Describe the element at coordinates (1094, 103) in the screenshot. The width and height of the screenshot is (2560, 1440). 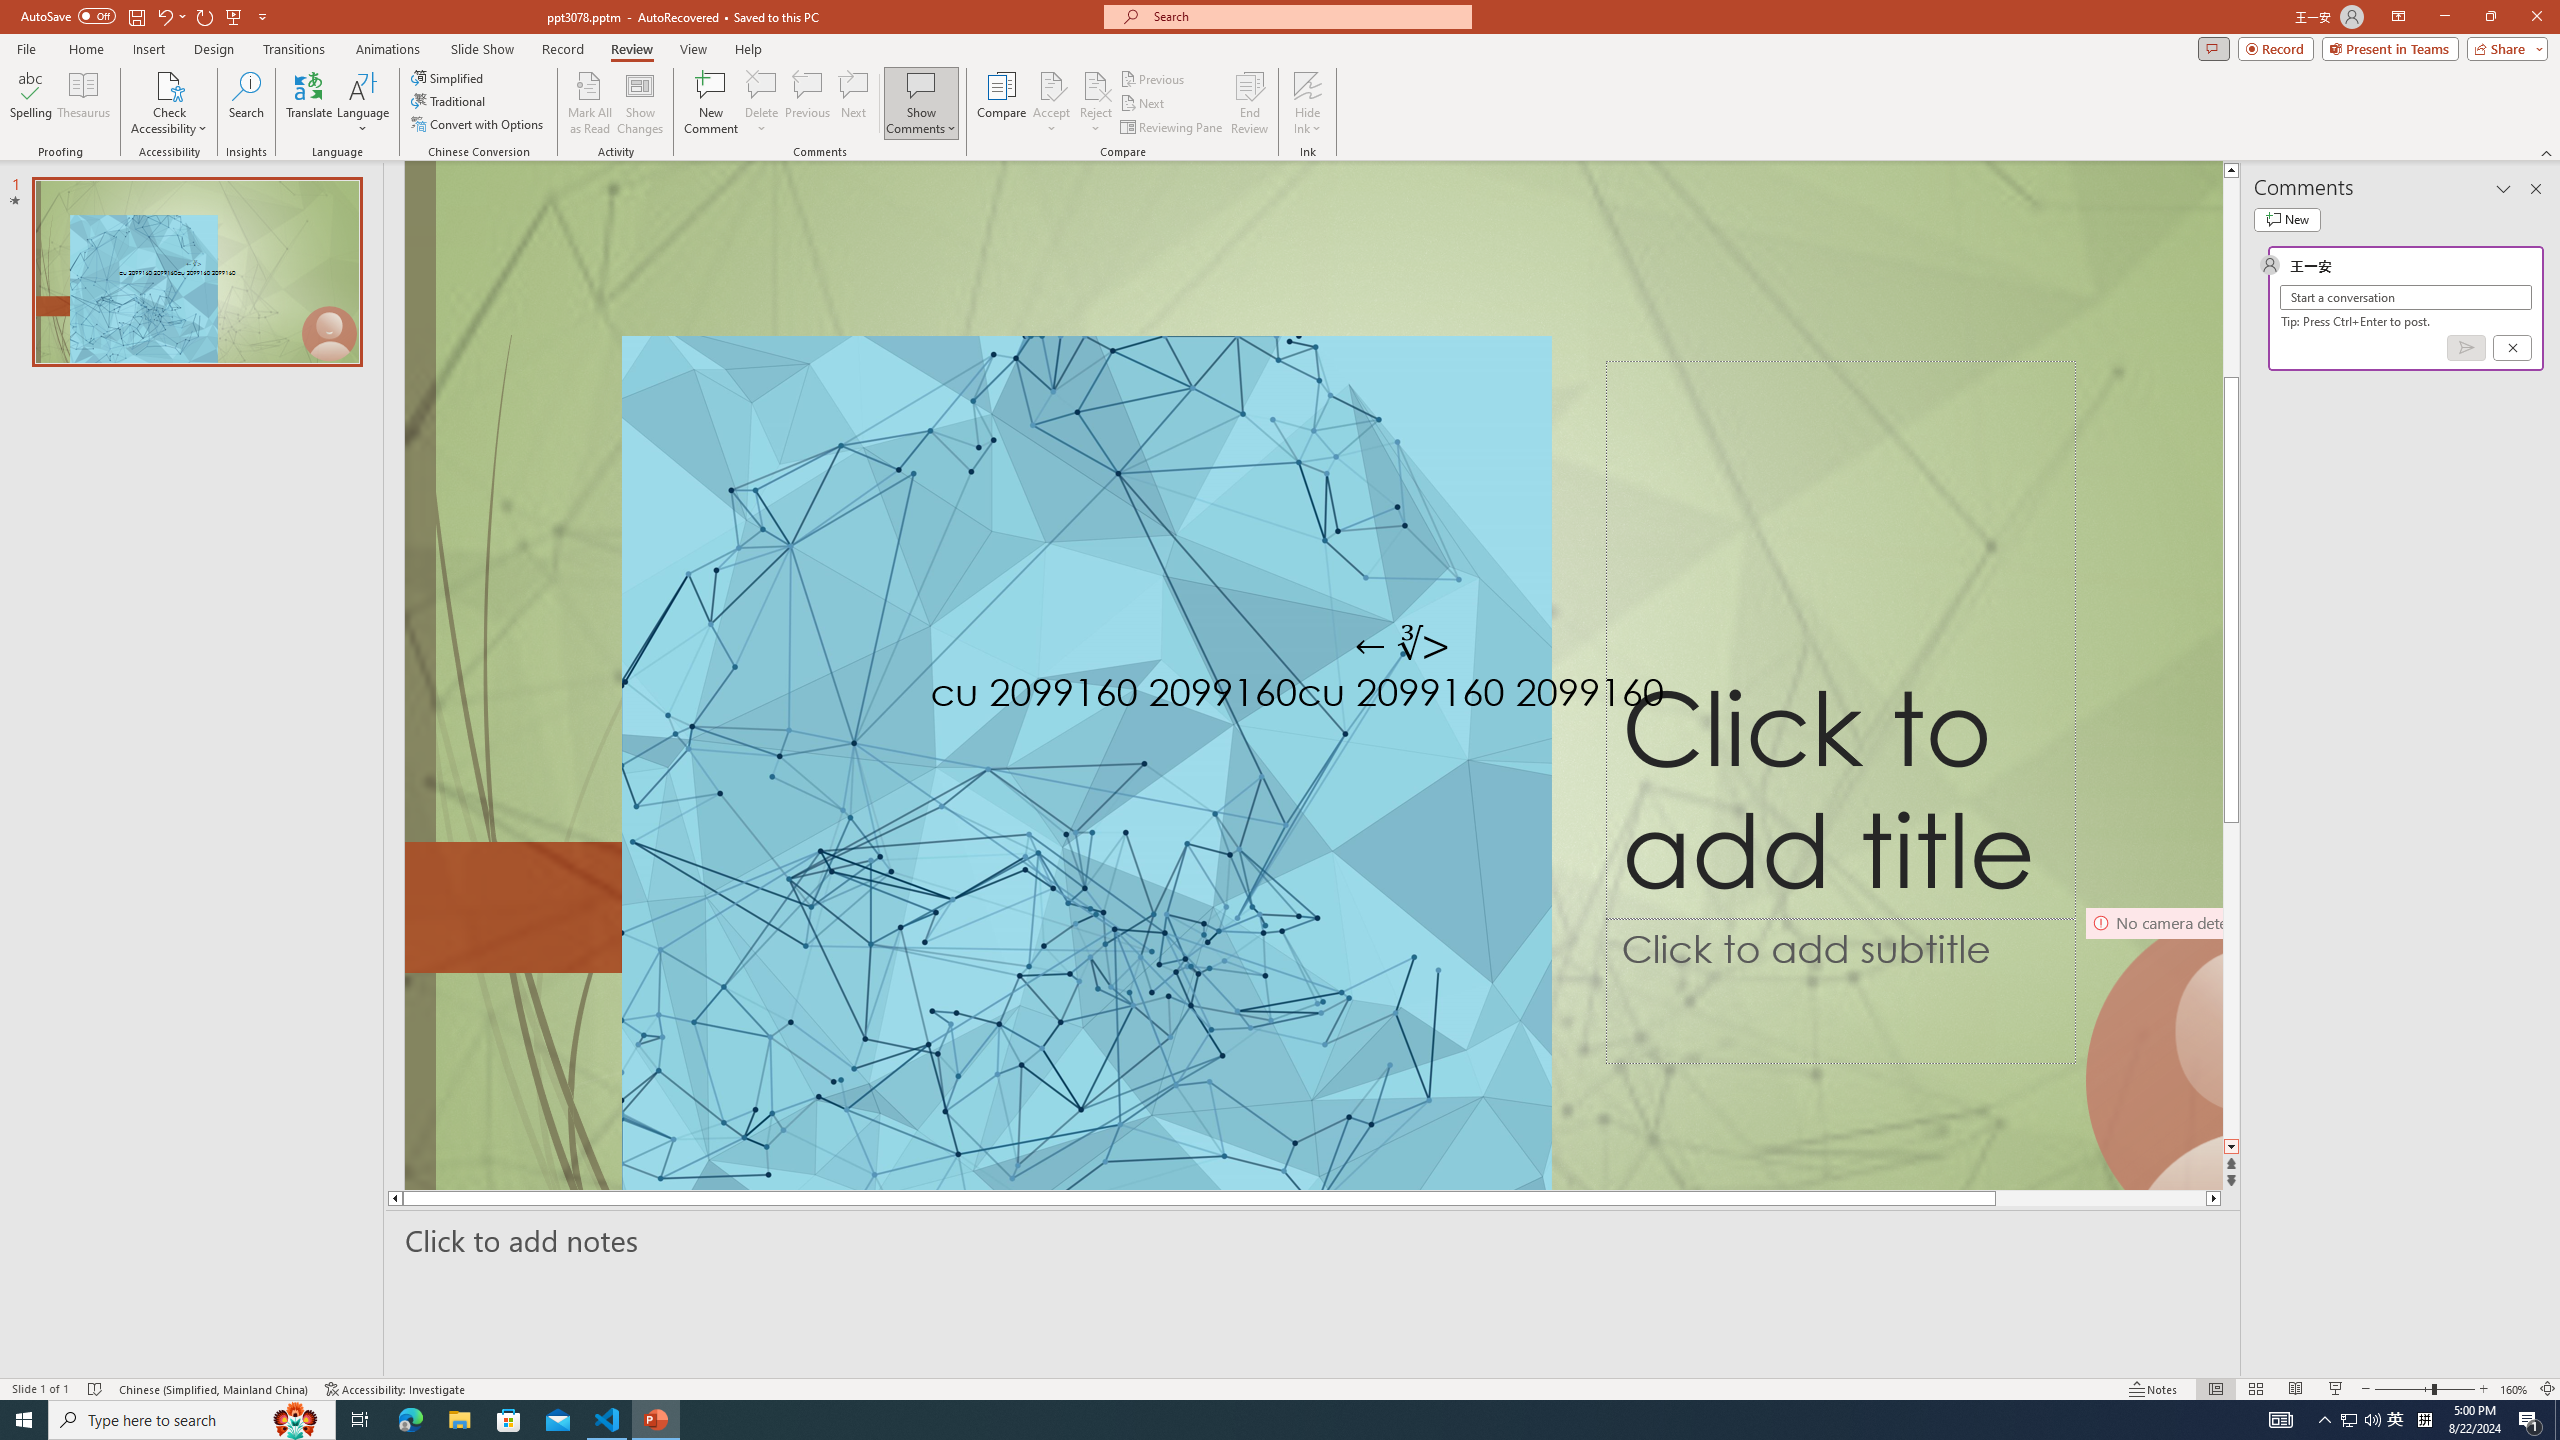
I see `'Reject'` at that location.